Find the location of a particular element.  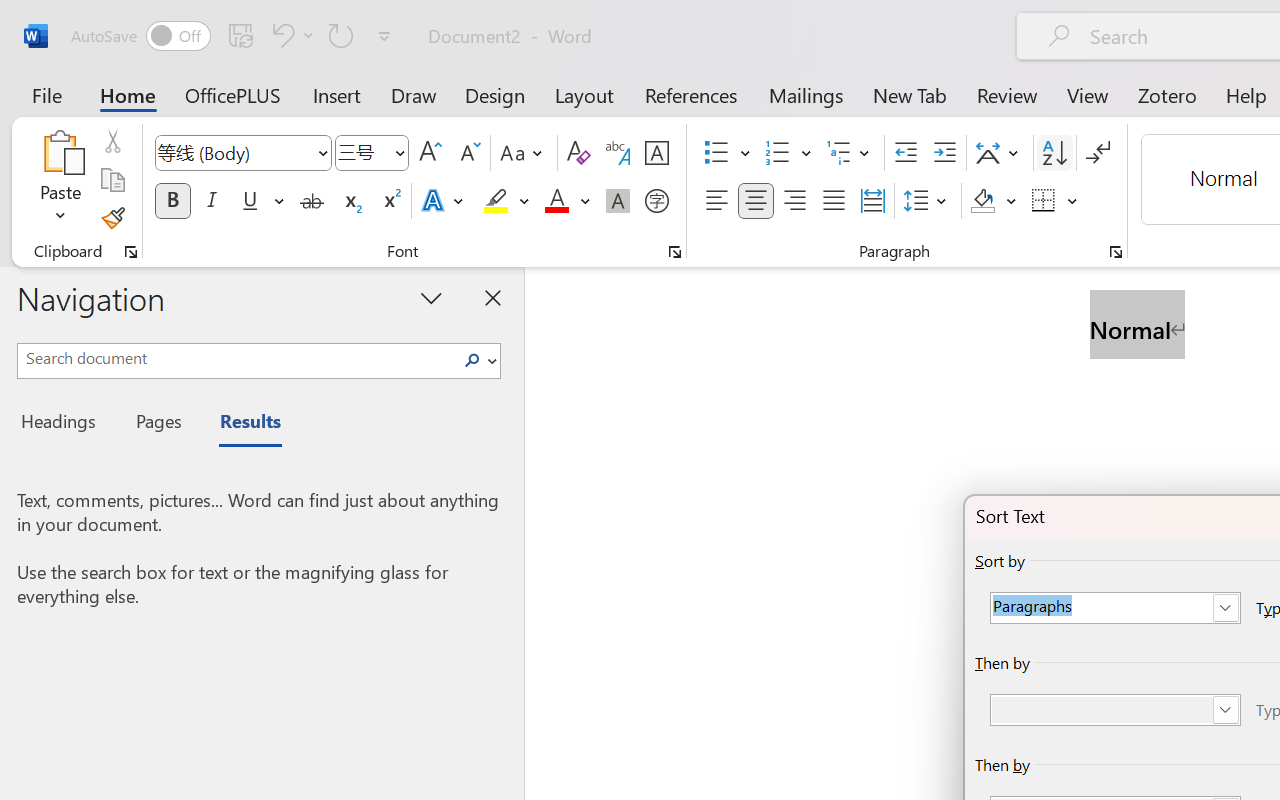

'Increase Indent' is located at coordinates (943, 153).